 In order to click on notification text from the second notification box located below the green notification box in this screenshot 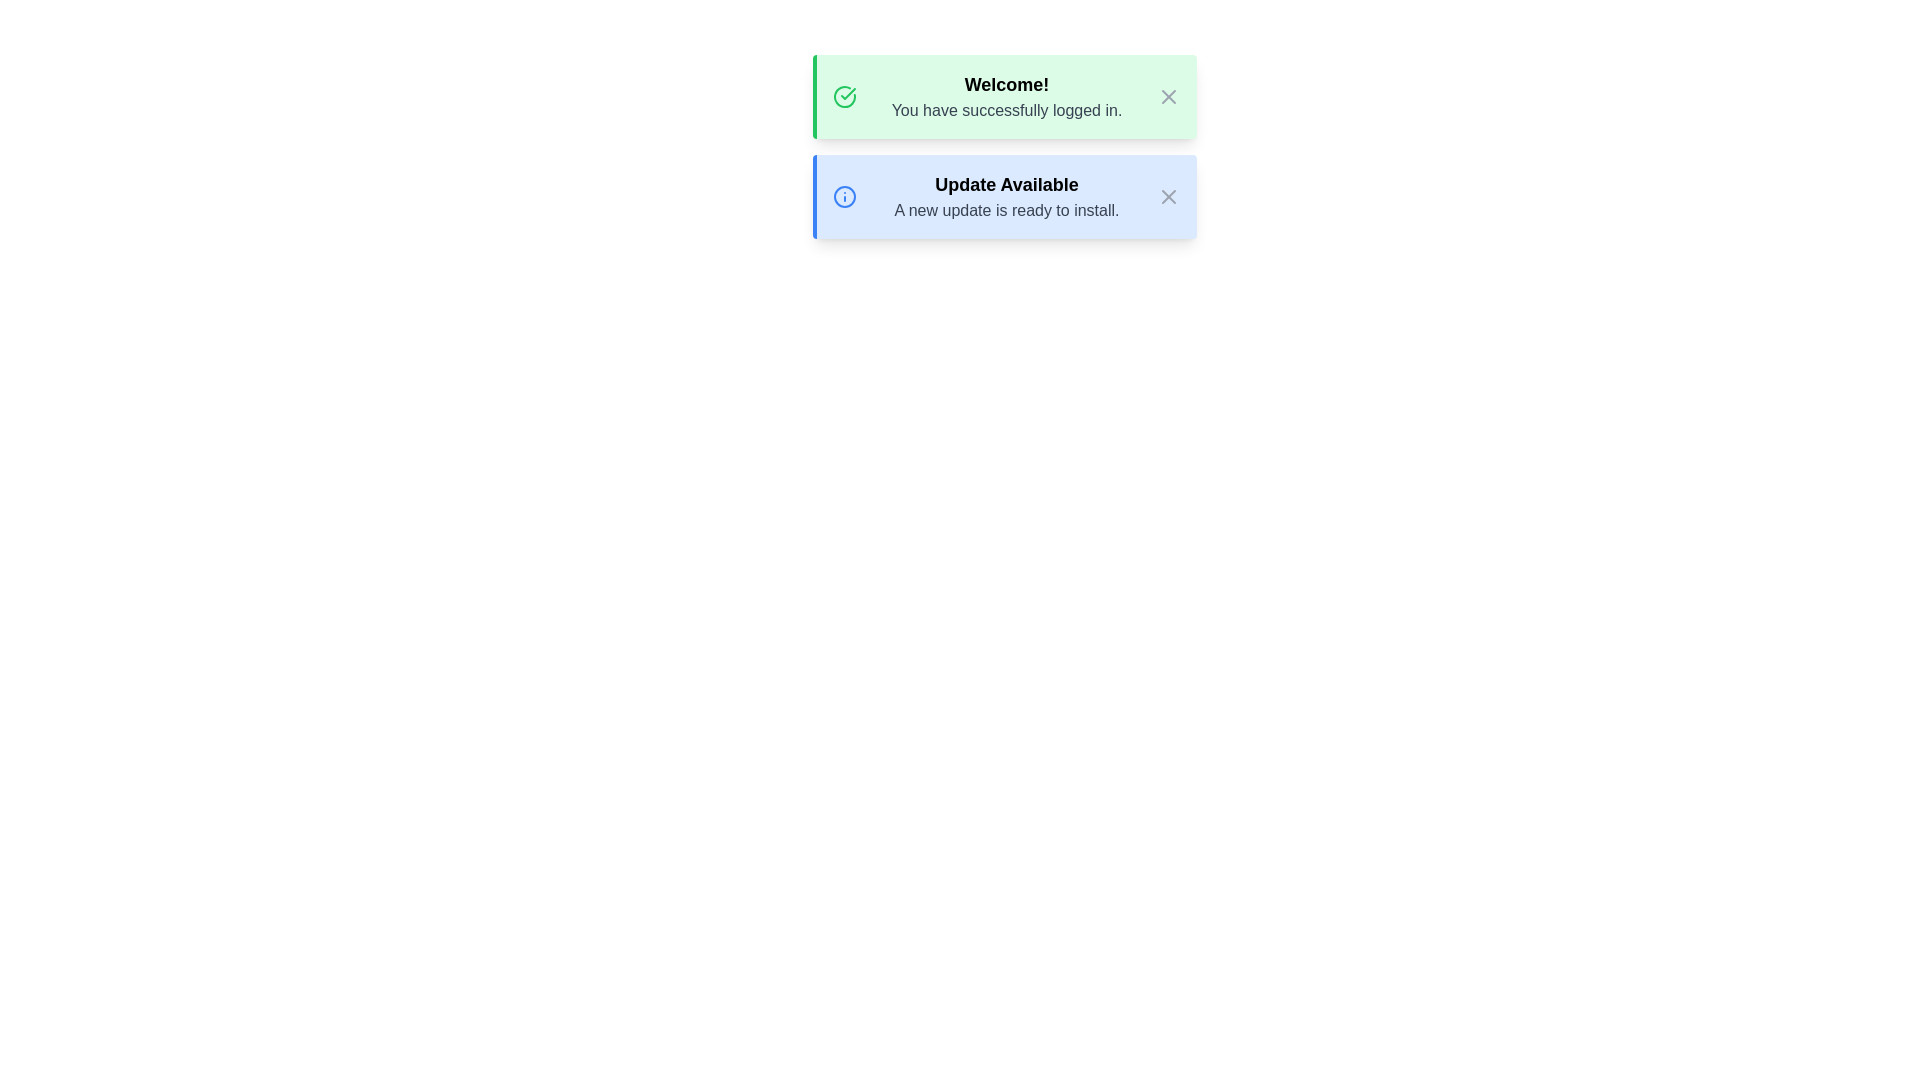, I will do `click(1004, 196)`.